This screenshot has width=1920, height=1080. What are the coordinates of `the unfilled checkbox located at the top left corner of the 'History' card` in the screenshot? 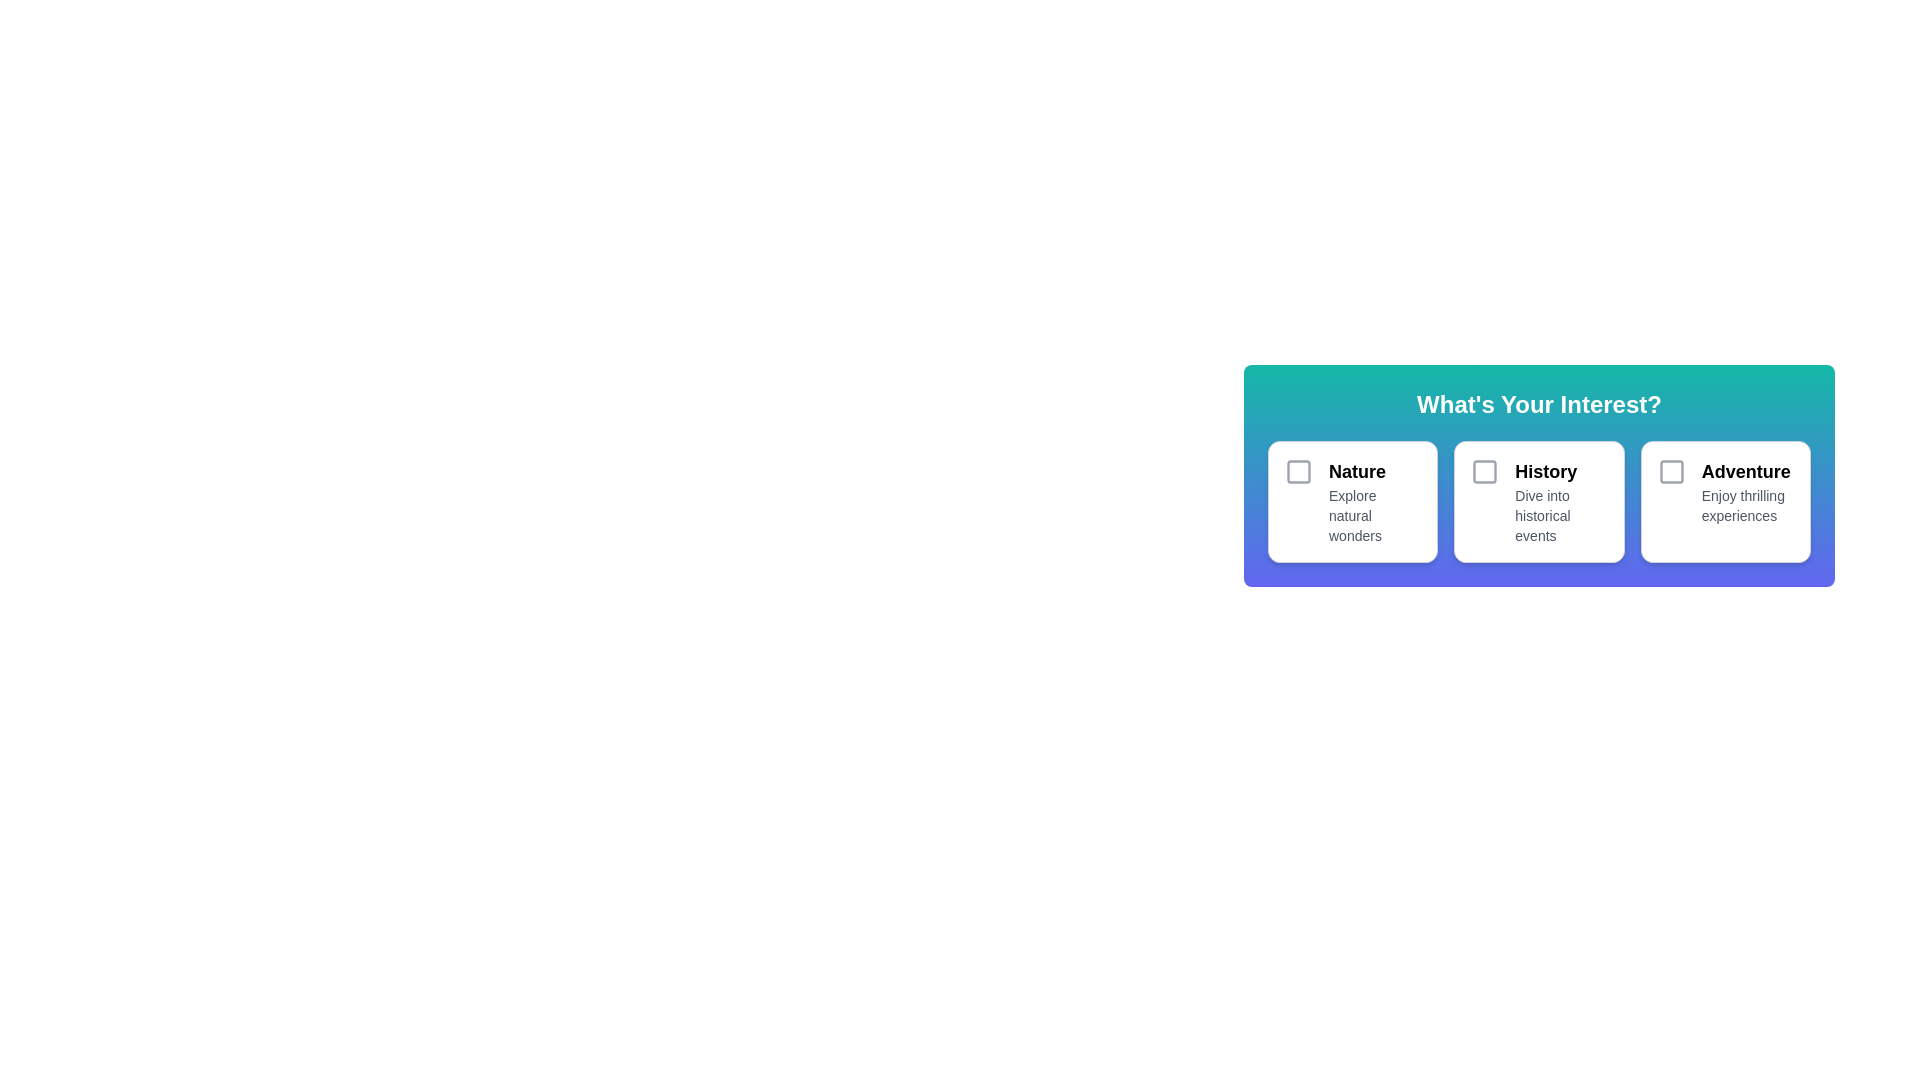 It's located at (1485, 500).